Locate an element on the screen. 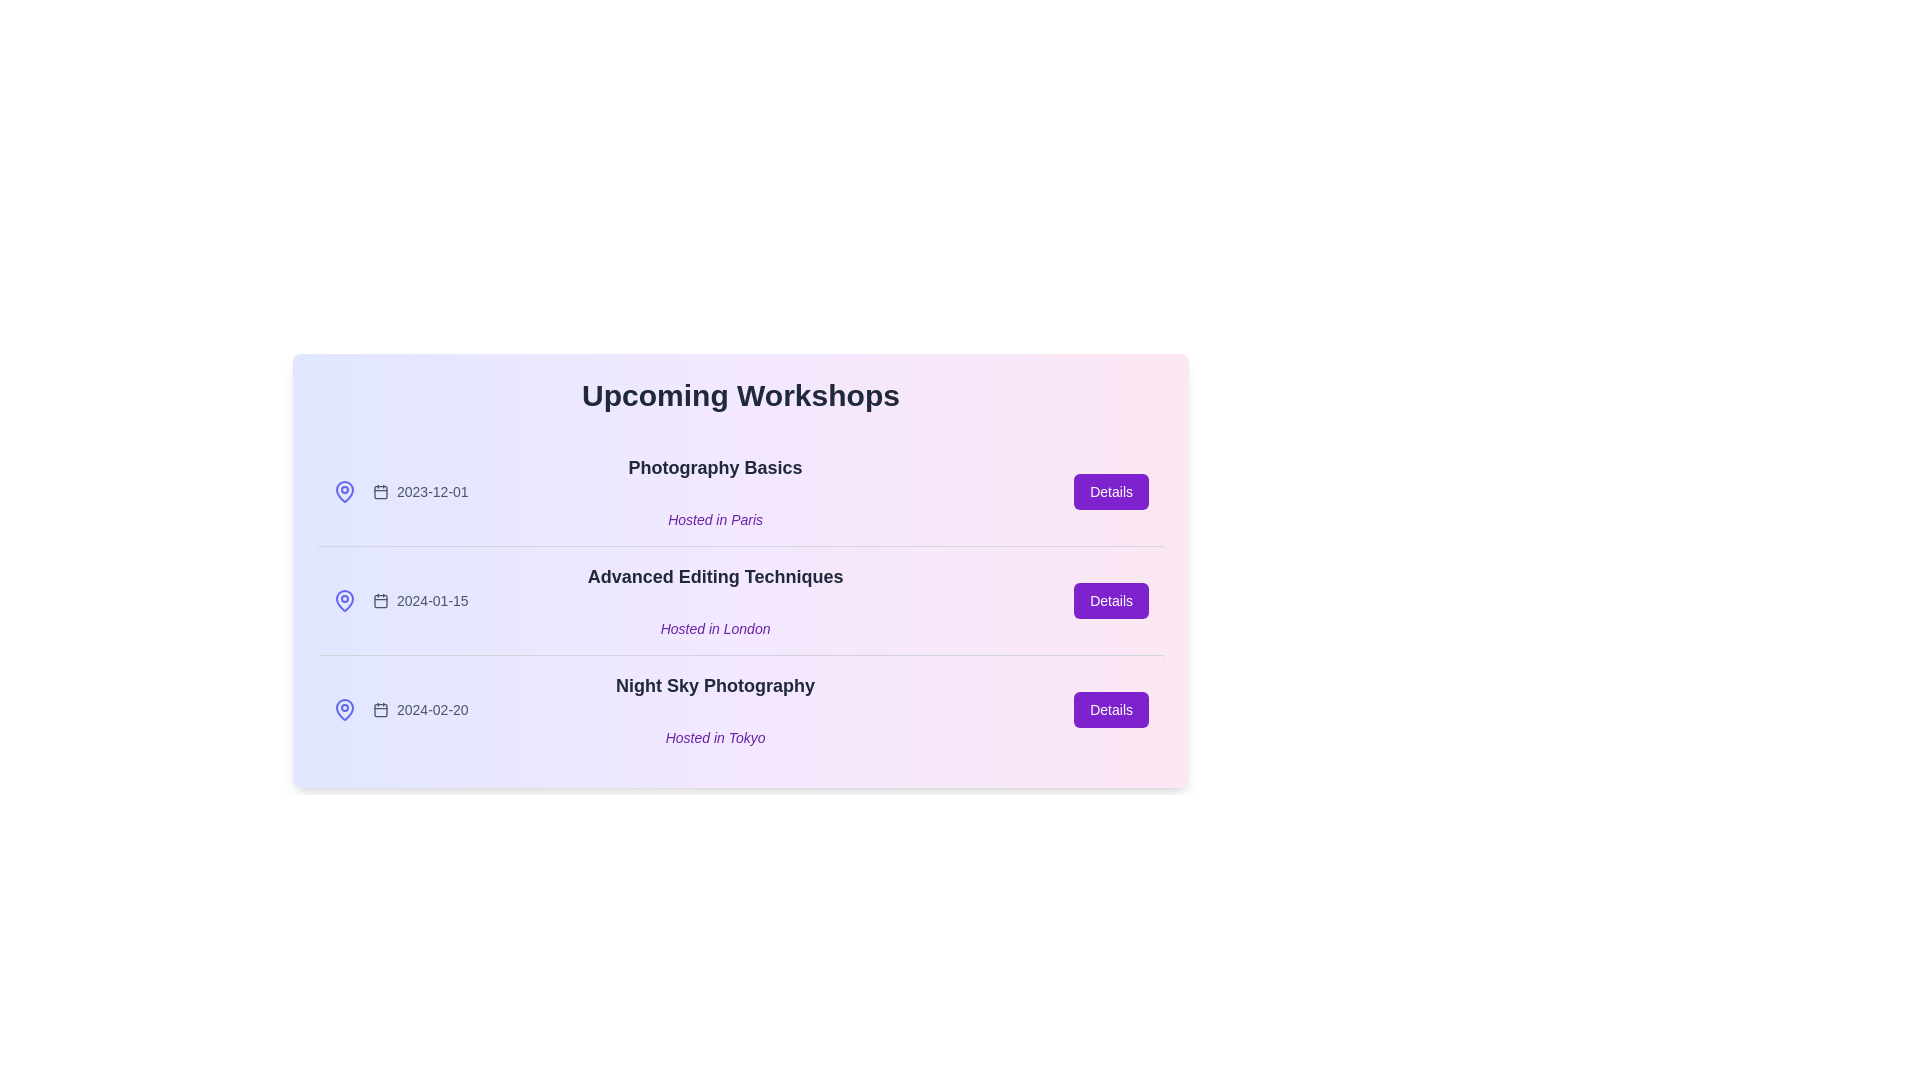 The height and width of the screenshot is (1080, 1920). the workshop item corresponding to Photography Basics is located at coordinates (739, 492).